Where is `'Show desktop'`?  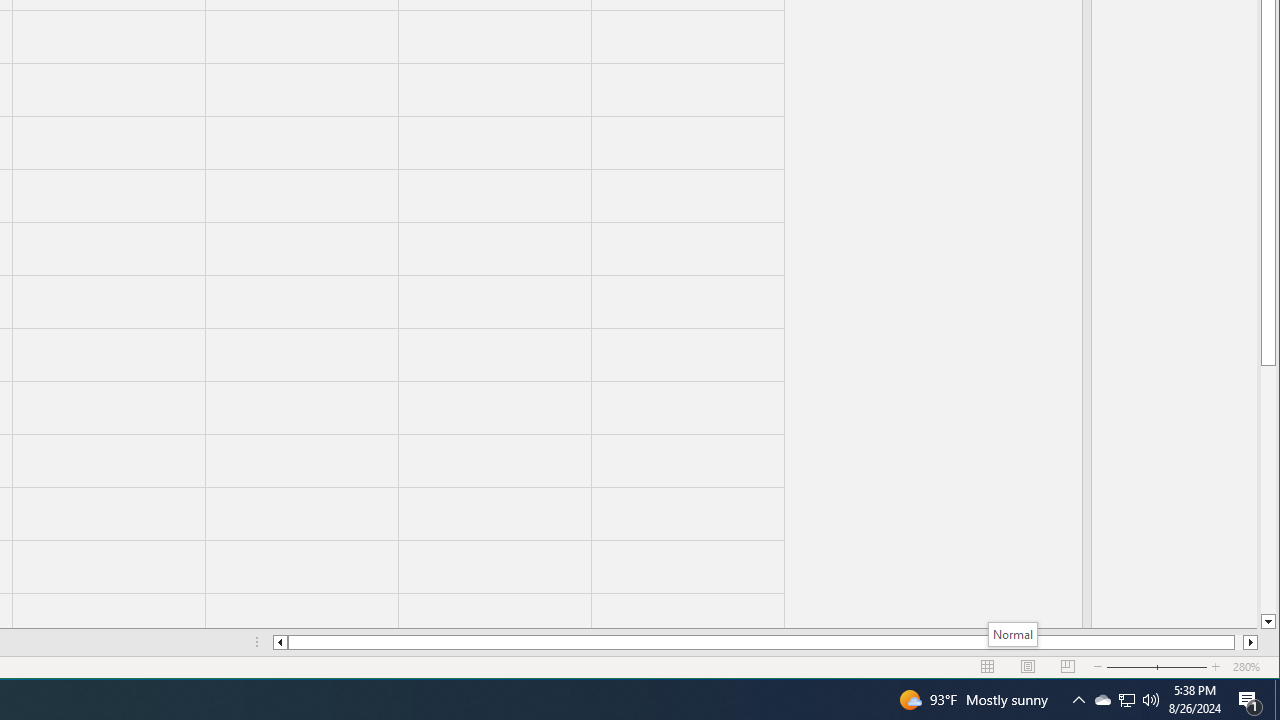 'Show desktop' is located at coordinates (1276, 698).